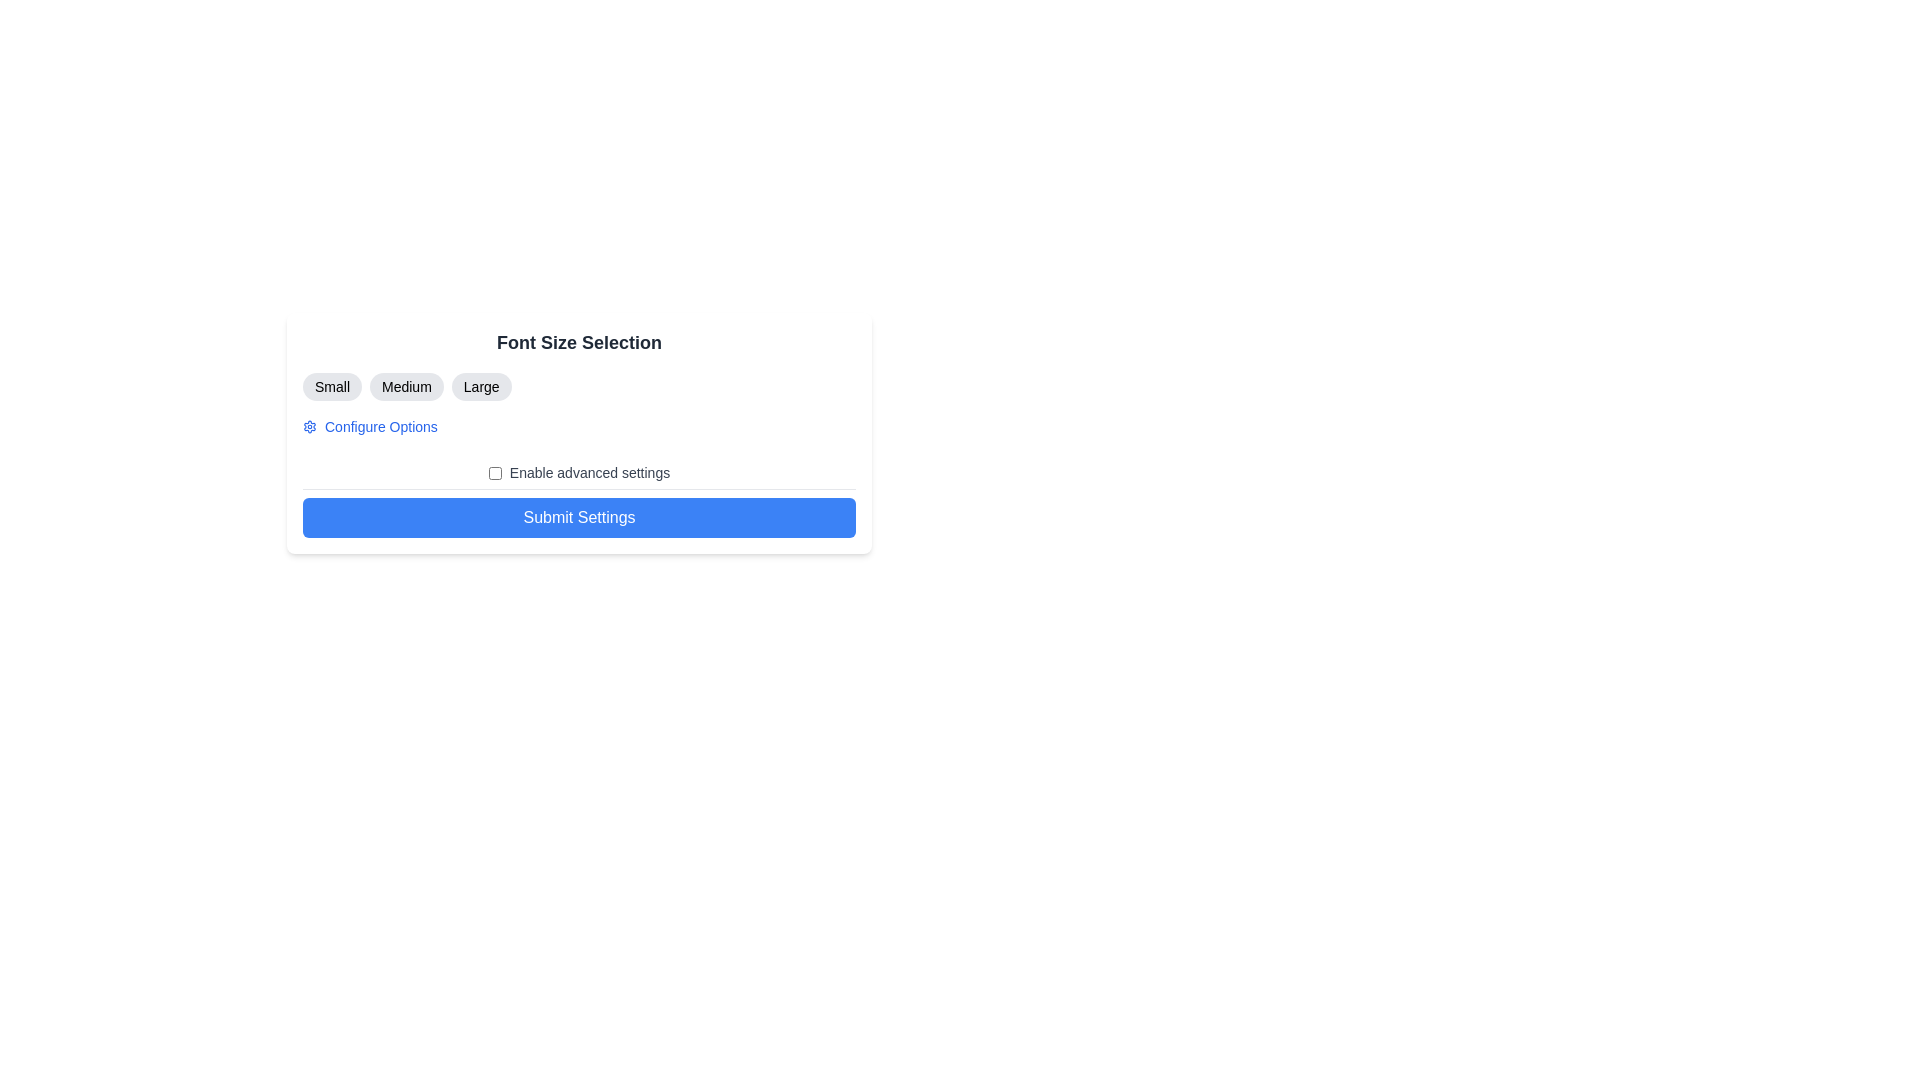 Image resolution: width=1920 pixels, height=1080 pixels. I want to click on the 'Medium' font size button located in the 'Font Size Selection' section, which is the second button among three horizontally aligned options labeled 'Small', 'Medium', and 'Large', so click(405, 386).